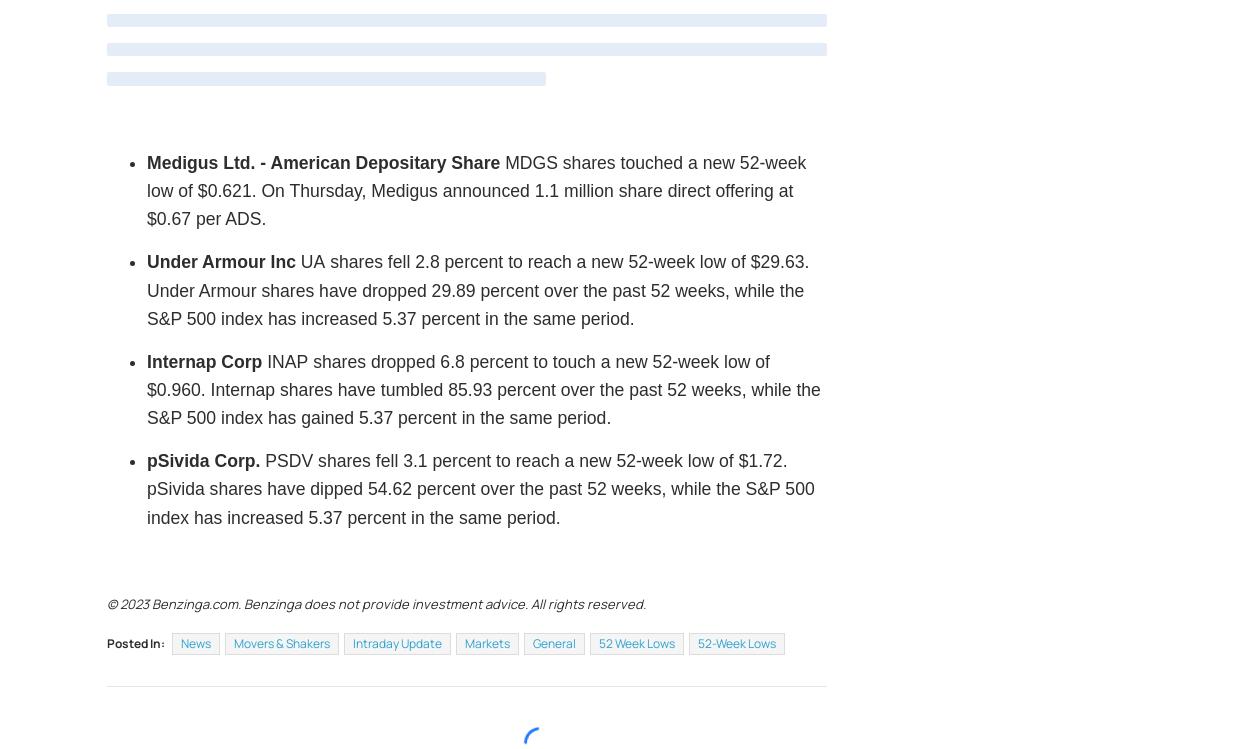 This screenshot has width=1250, height=749. I want to click on 'INAP', so click(287, 361).